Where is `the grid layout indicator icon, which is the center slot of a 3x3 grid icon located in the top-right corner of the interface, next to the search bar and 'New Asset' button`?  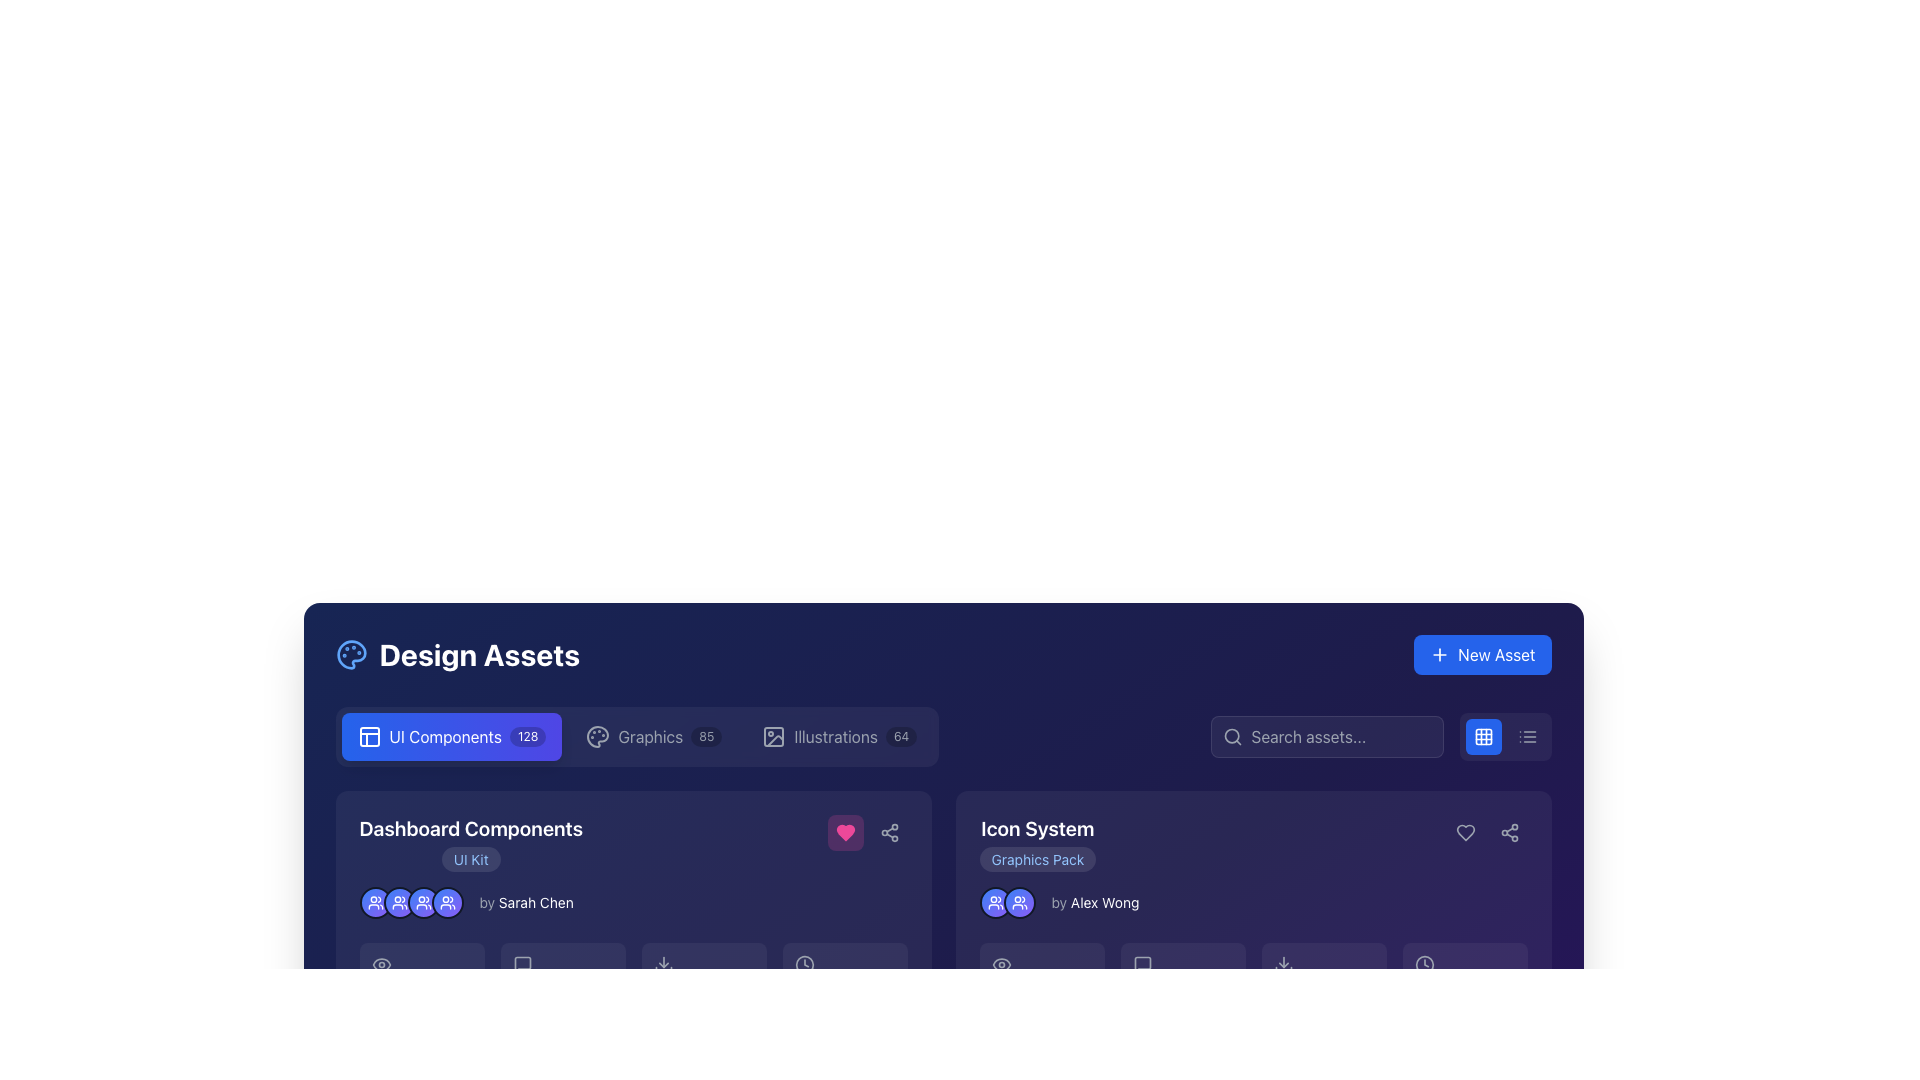 the grid layout indicator icon, which is the center slot of a 3x3 grid icon located in the top-right corner of the interface, next to the search bar and 'New Asset' button is located at coordinates (1483, 736).